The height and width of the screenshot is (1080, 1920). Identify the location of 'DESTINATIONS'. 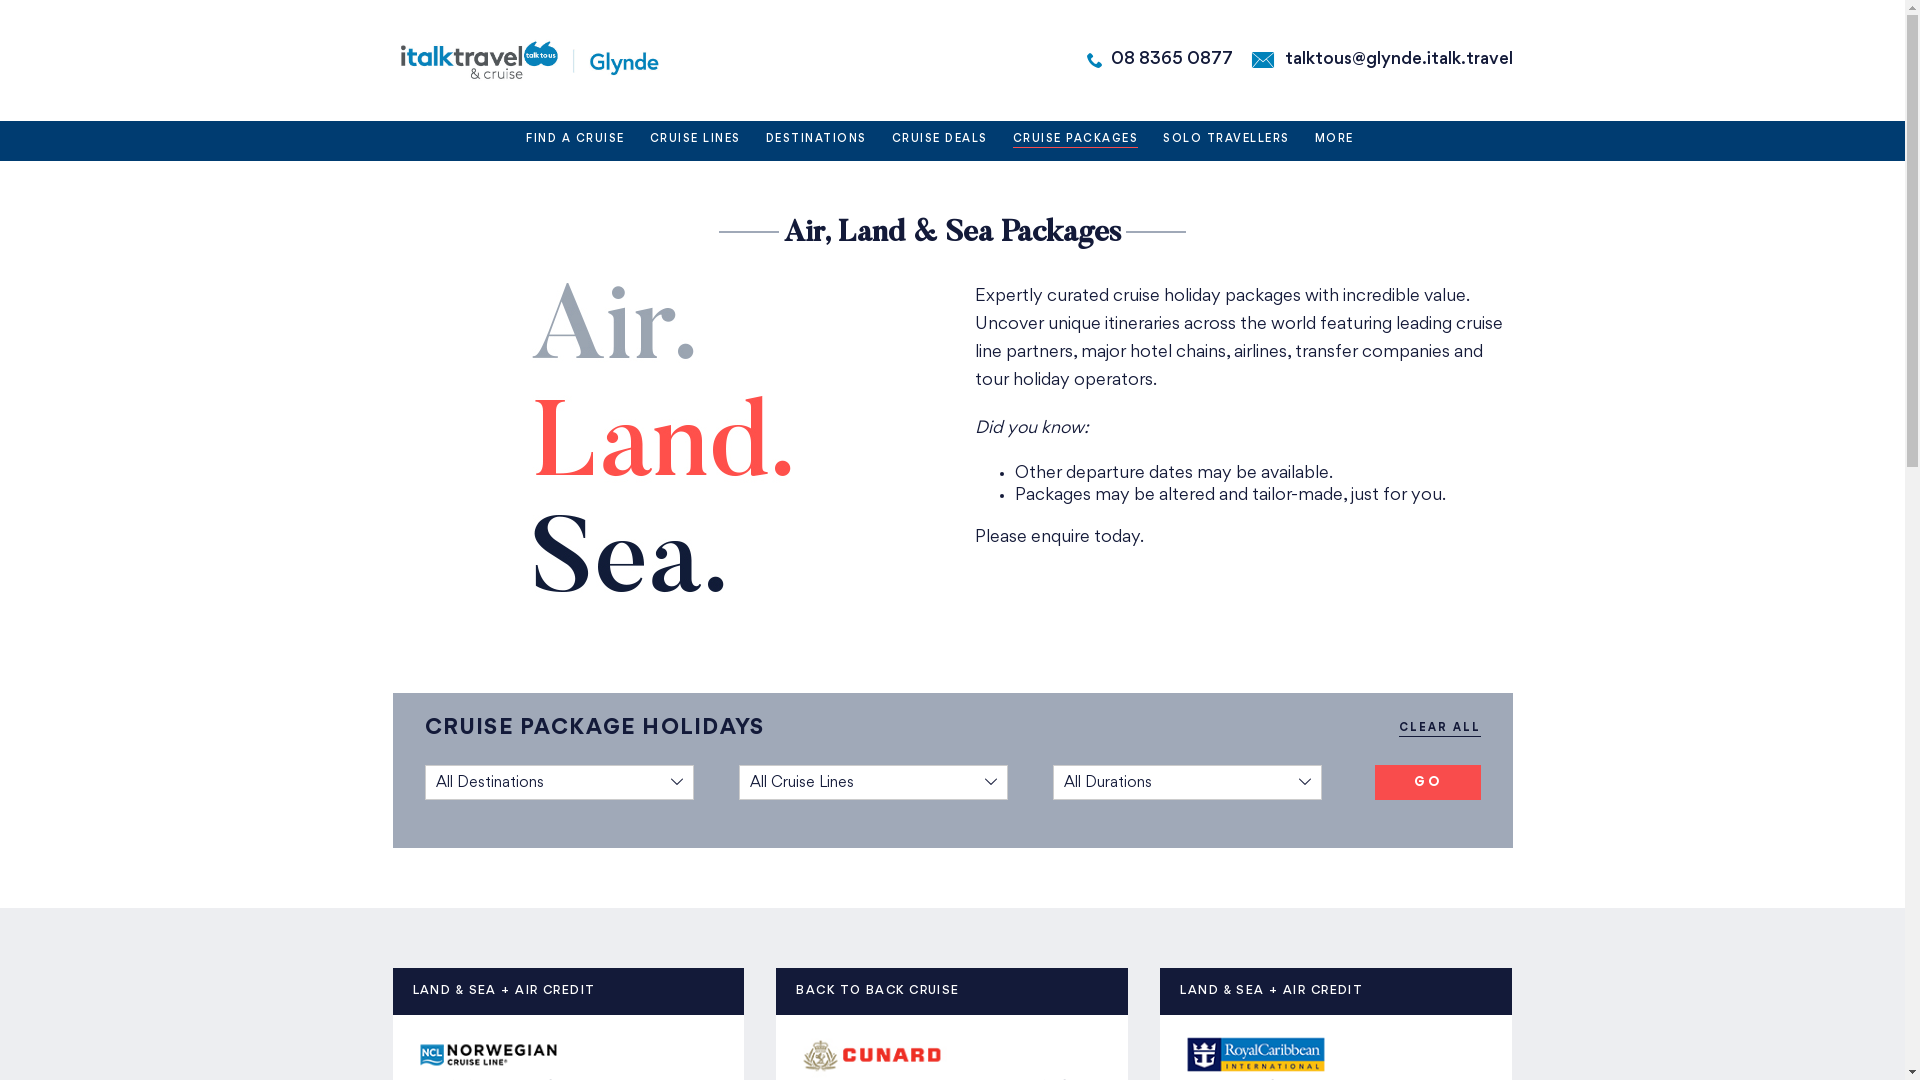
(816, 140).